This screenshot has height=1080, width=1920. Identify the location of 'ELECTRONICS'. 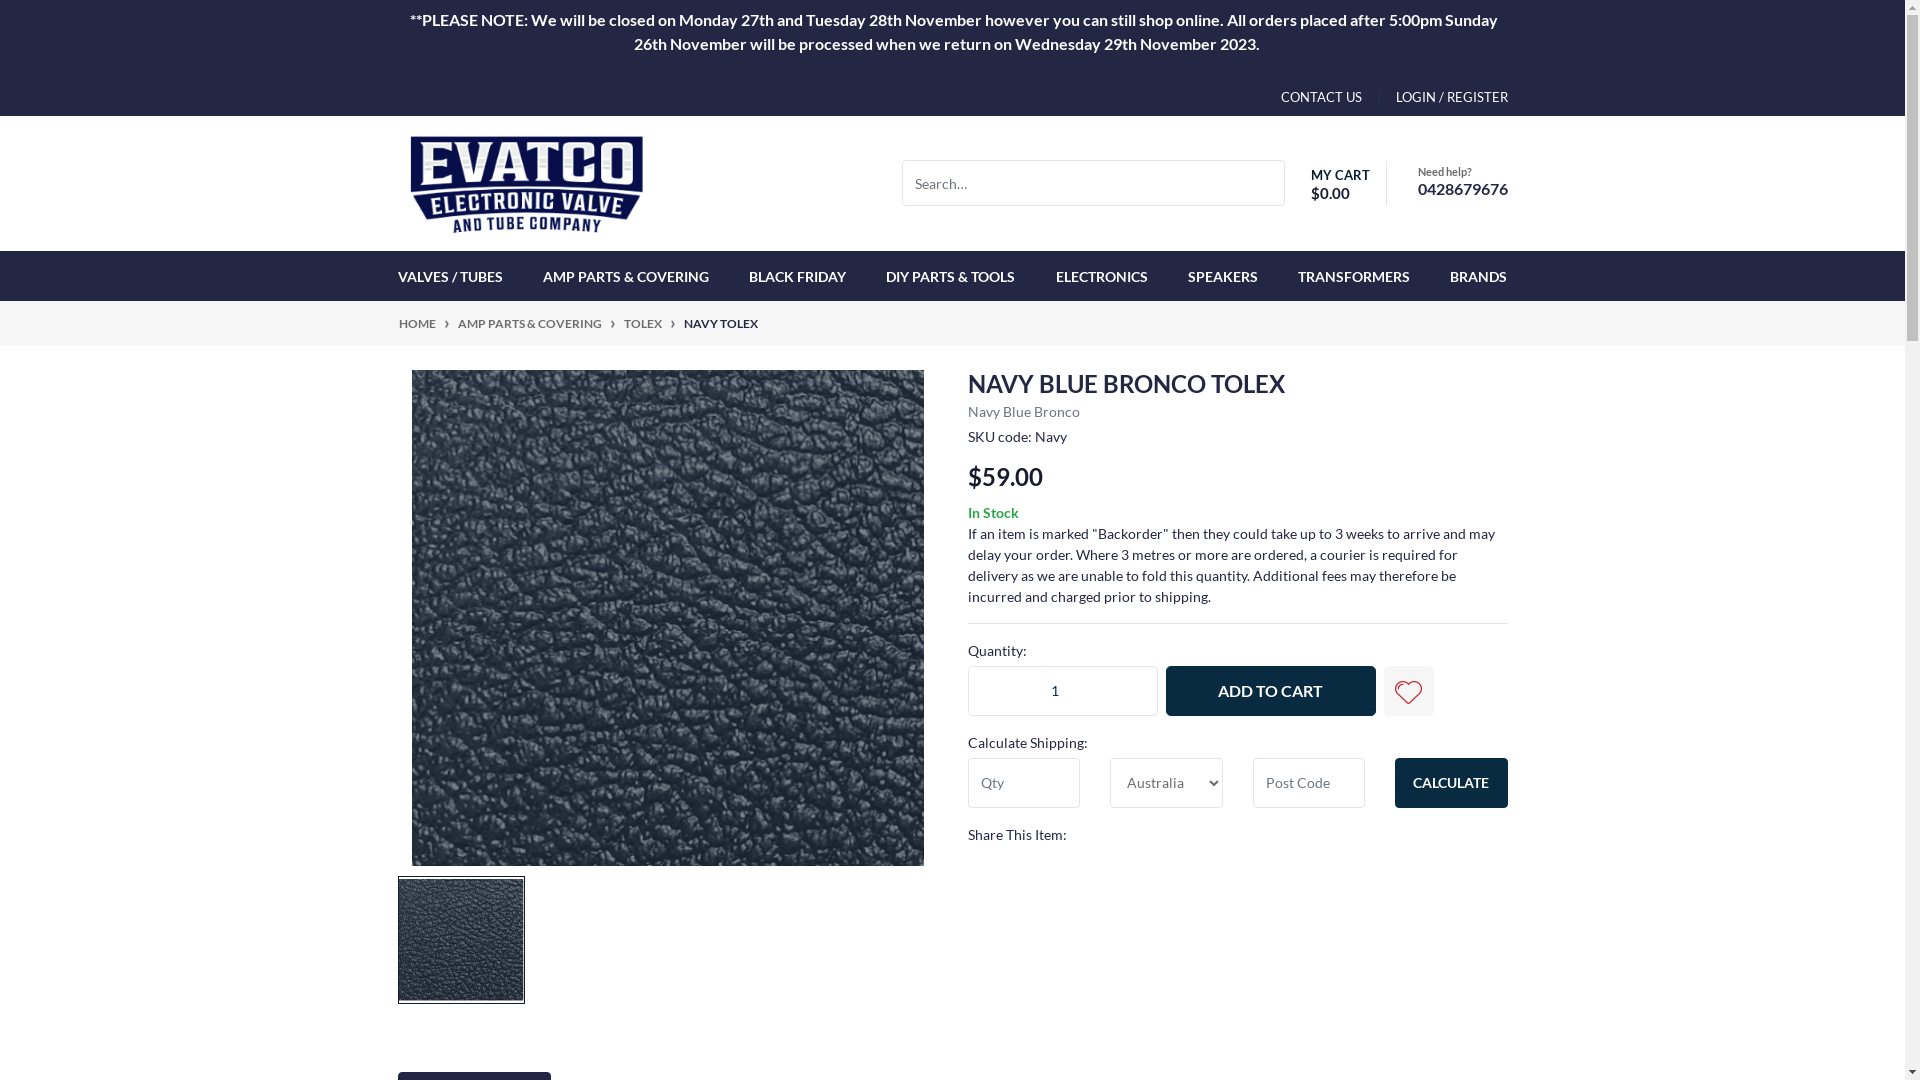
(1101, 276).